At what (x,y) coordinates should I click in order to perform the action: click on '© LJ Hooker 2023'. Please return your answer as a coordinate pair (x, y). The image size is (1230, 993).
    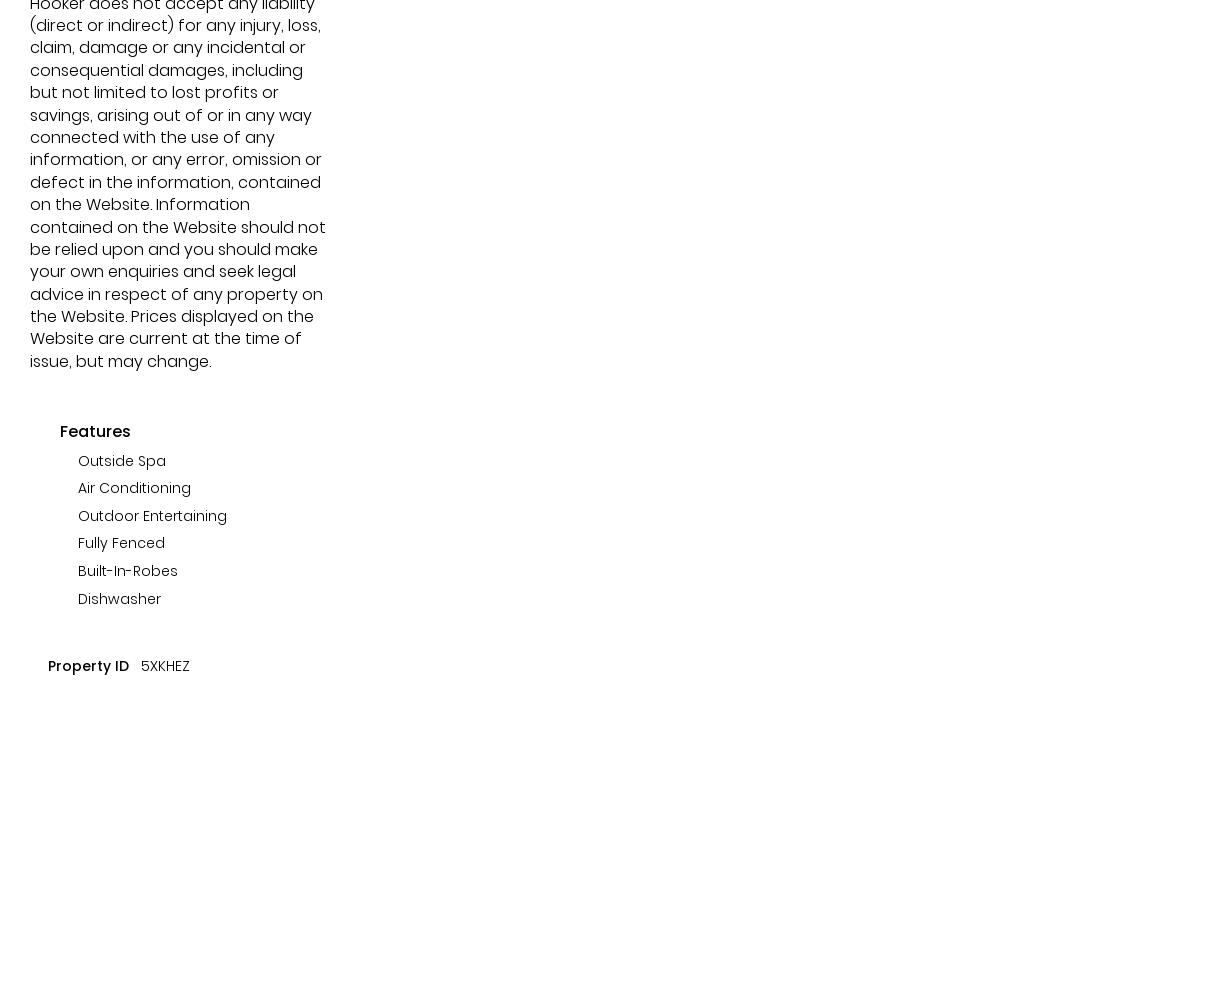
    Looking at the image, I should click on (174, 313).